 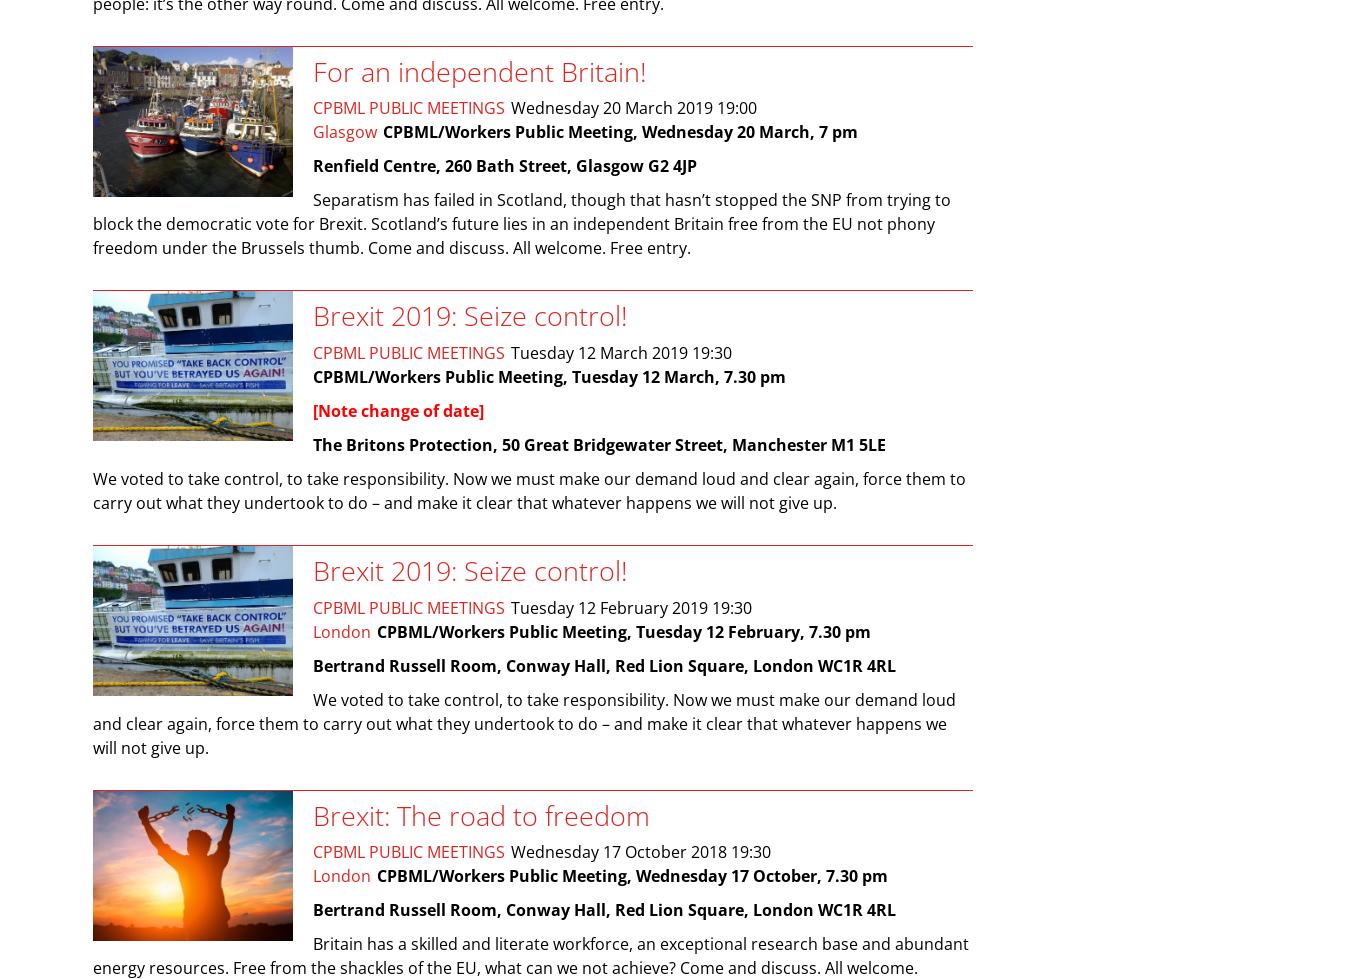 I want to click on 'CPBML/Workers Public Meeting, Tuesday 12 February, 7.30 pm', so click(x=622, y=629).